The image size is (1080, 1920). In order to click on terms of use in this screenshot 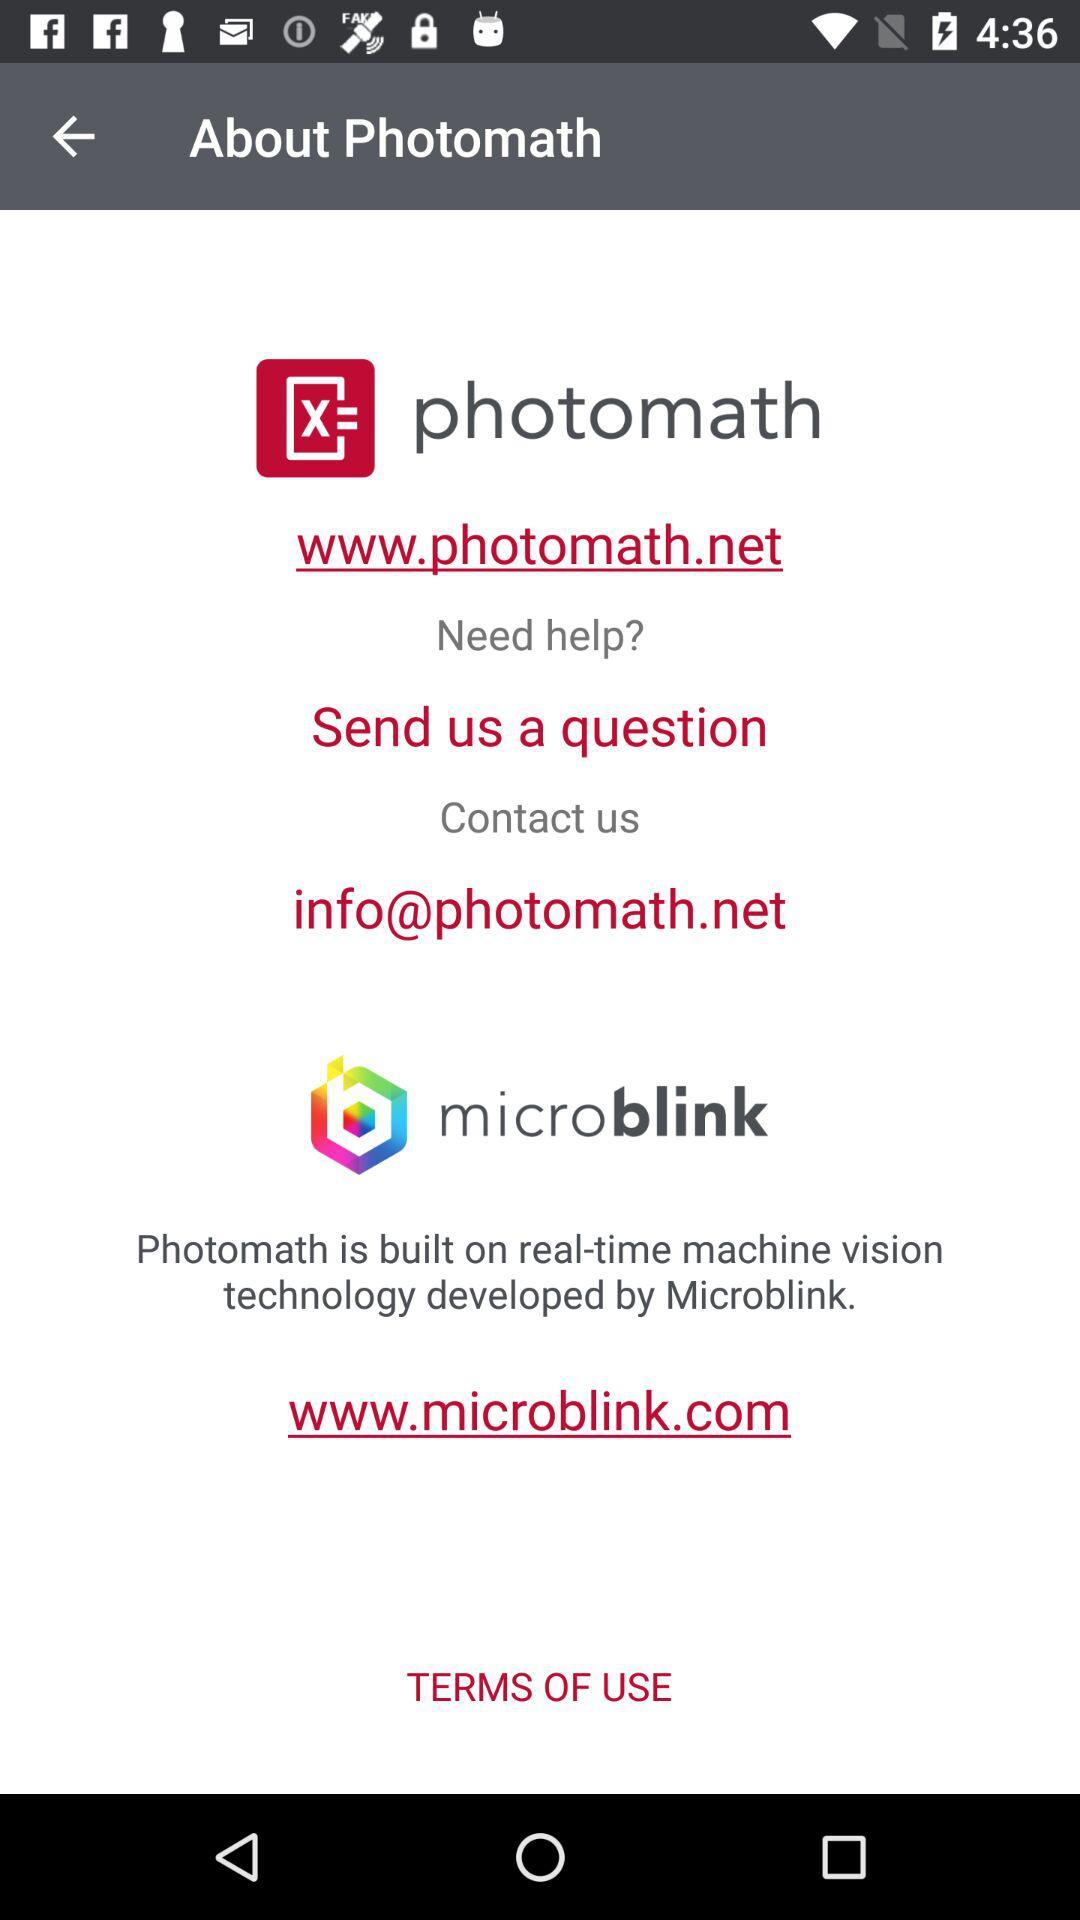, I will do `click(540, 1684)`.